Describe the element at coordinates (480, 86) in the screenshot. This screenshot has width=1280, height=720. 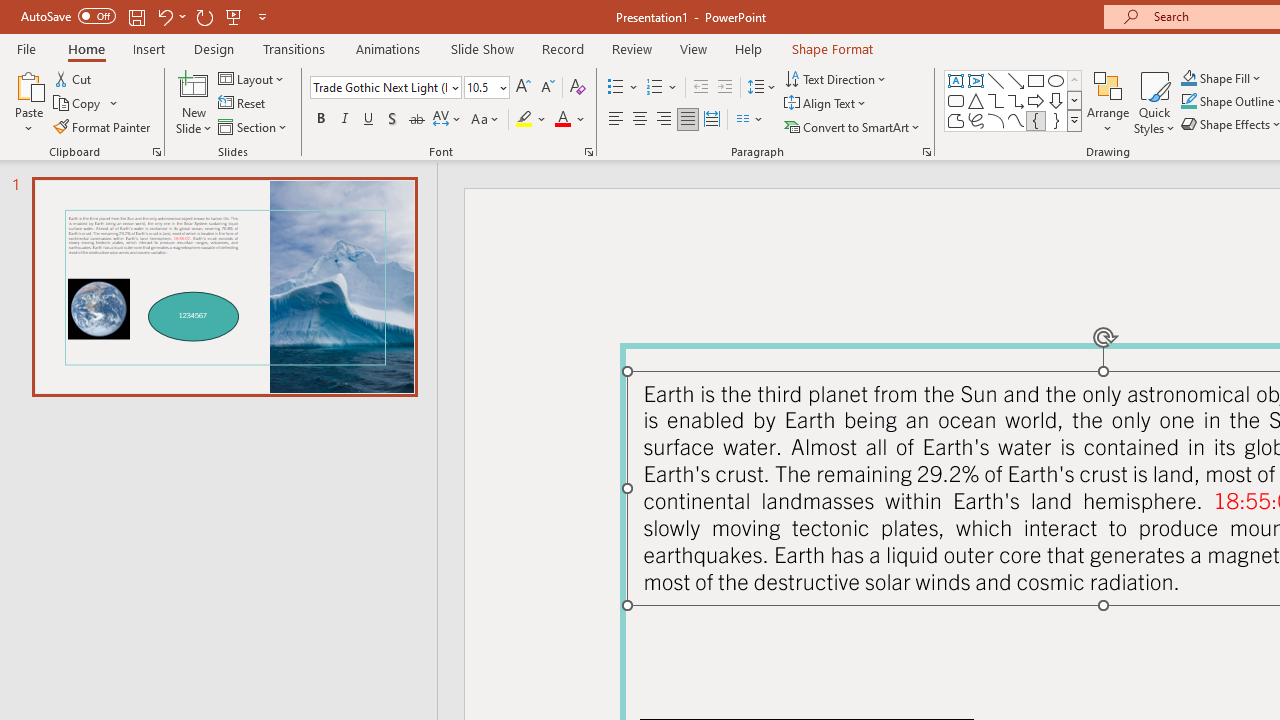
I see `'Font Size'` at that location.